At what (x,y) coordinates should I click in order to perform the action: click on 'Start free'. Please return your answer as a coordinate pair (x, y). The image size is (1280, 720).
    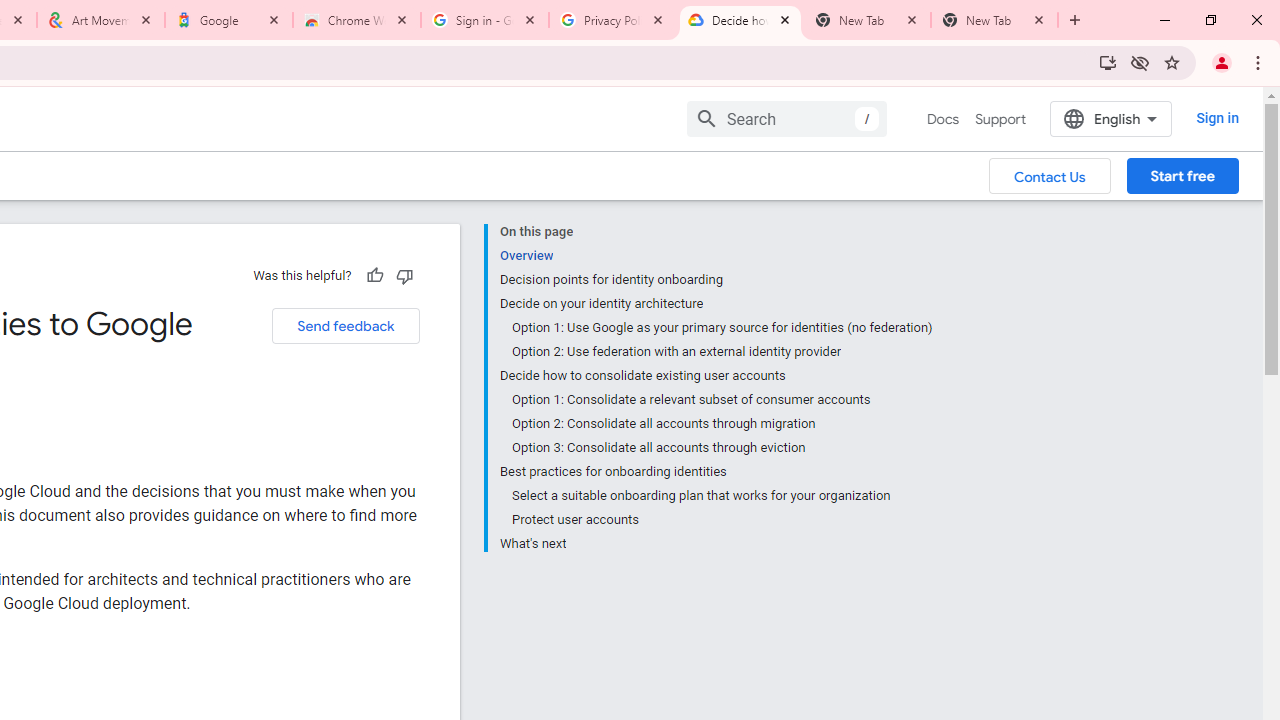
    Looking at the image, I should click on (1182, 174).